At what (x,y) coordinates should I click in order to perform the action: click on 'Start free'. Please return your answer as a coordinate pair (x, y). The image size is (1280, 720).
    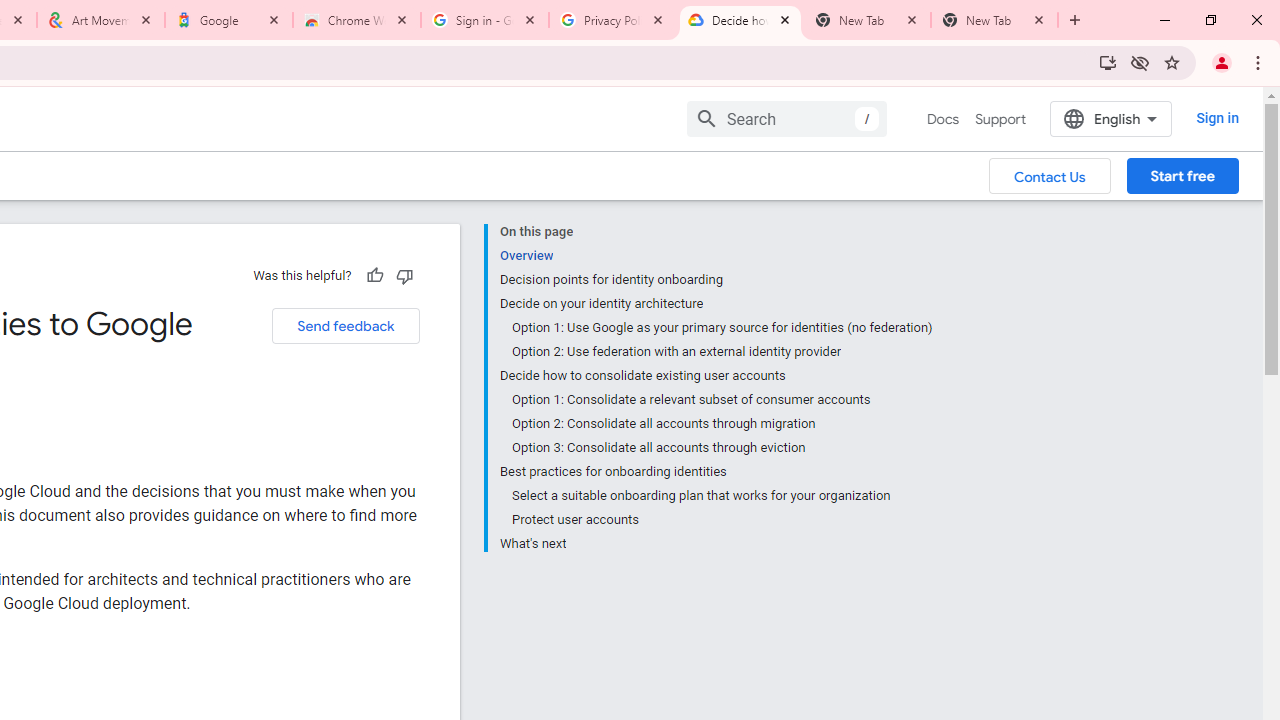
    Looking at the image, I should click on (1182, 174).